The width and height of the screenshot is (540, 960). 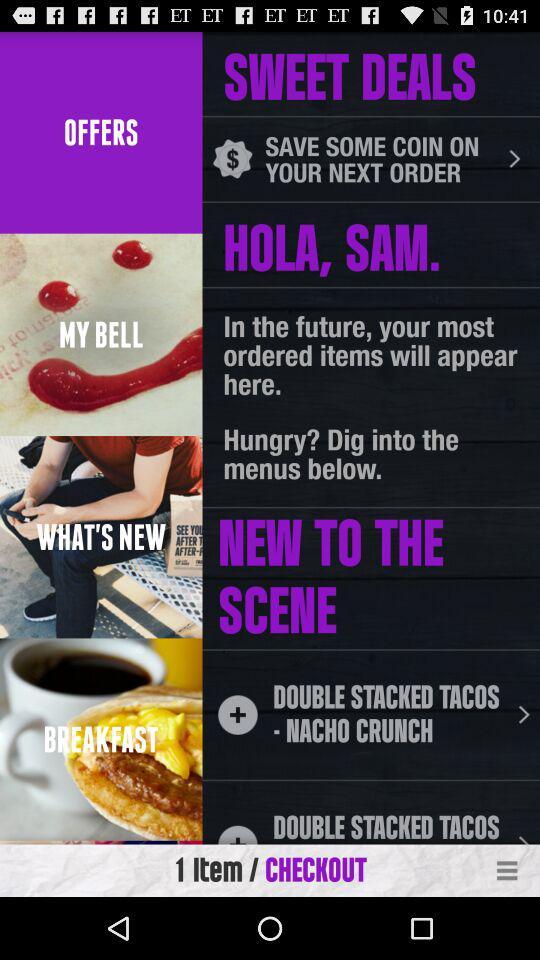 I want to click on the menu icon, so click(x=507, y=931).